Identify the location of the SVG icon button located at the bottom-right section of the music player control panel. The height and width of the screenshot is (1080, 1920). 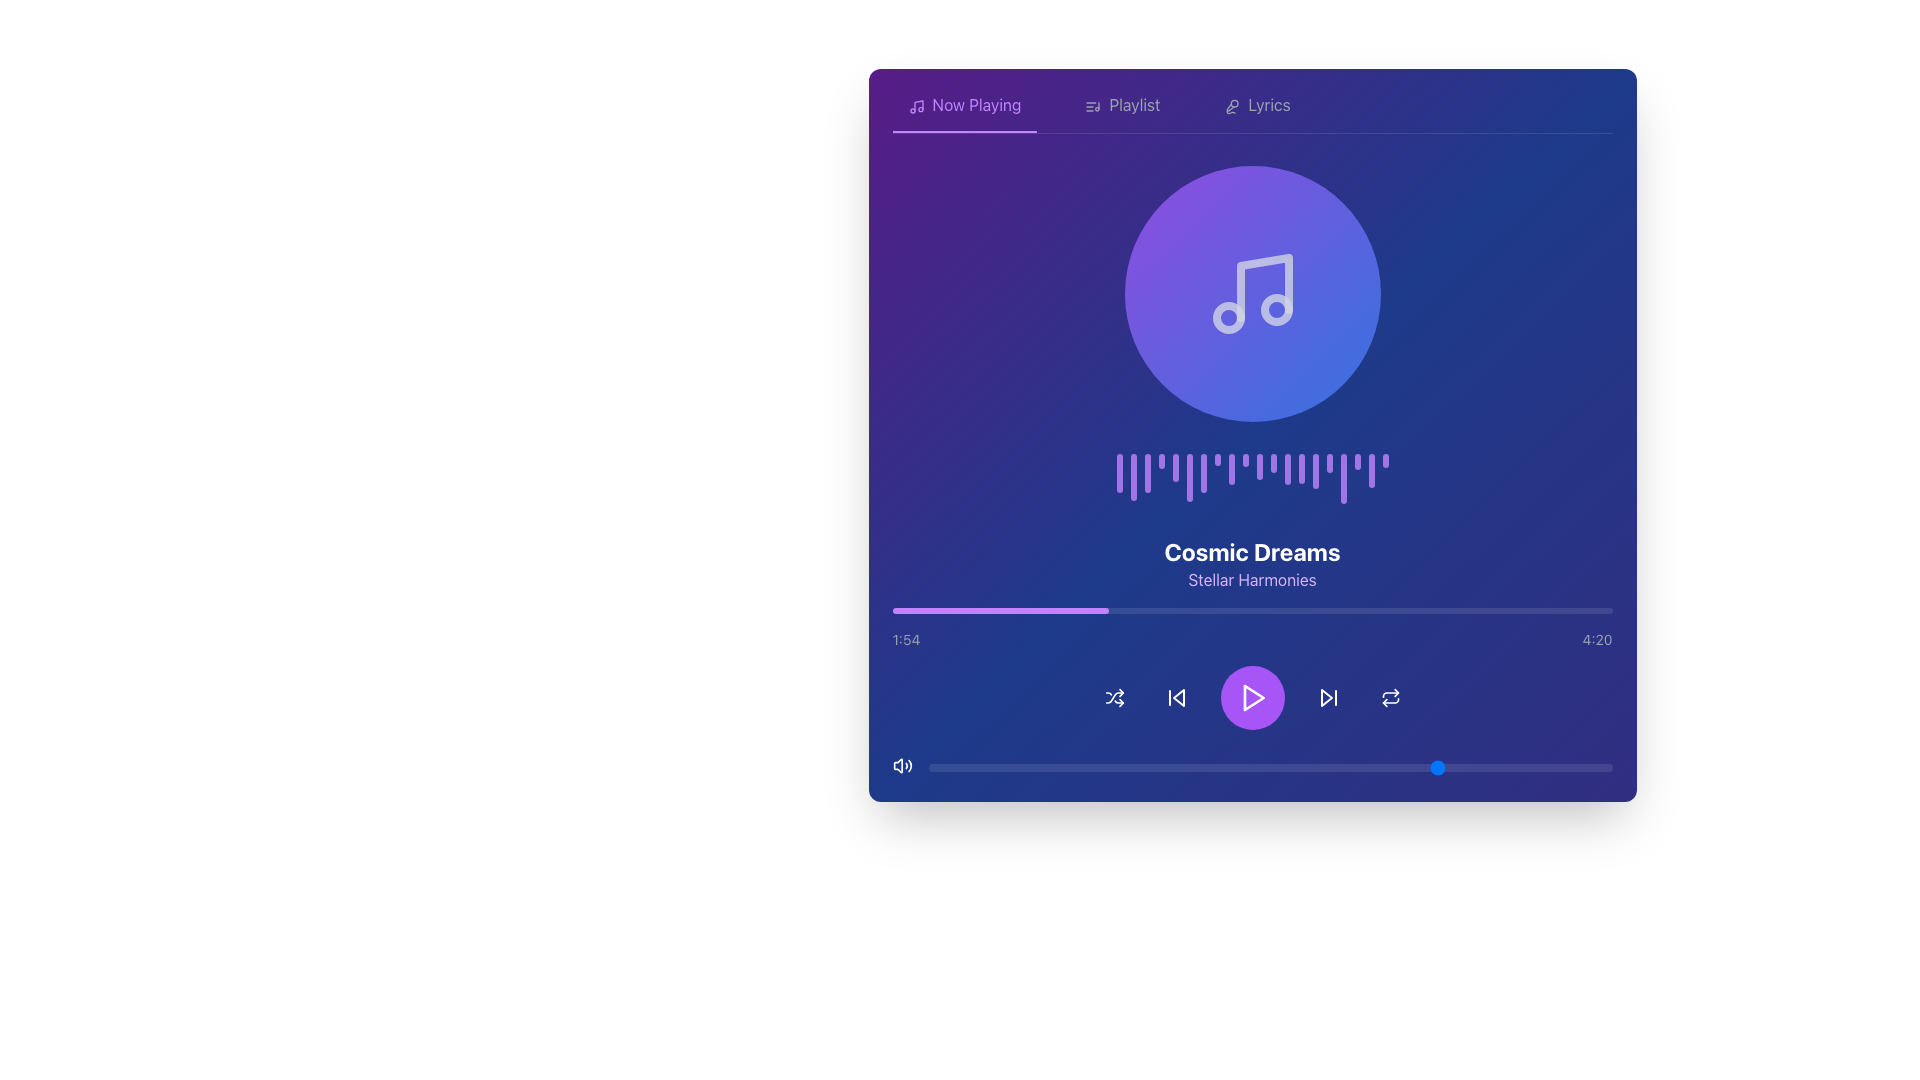
(1389, 697).